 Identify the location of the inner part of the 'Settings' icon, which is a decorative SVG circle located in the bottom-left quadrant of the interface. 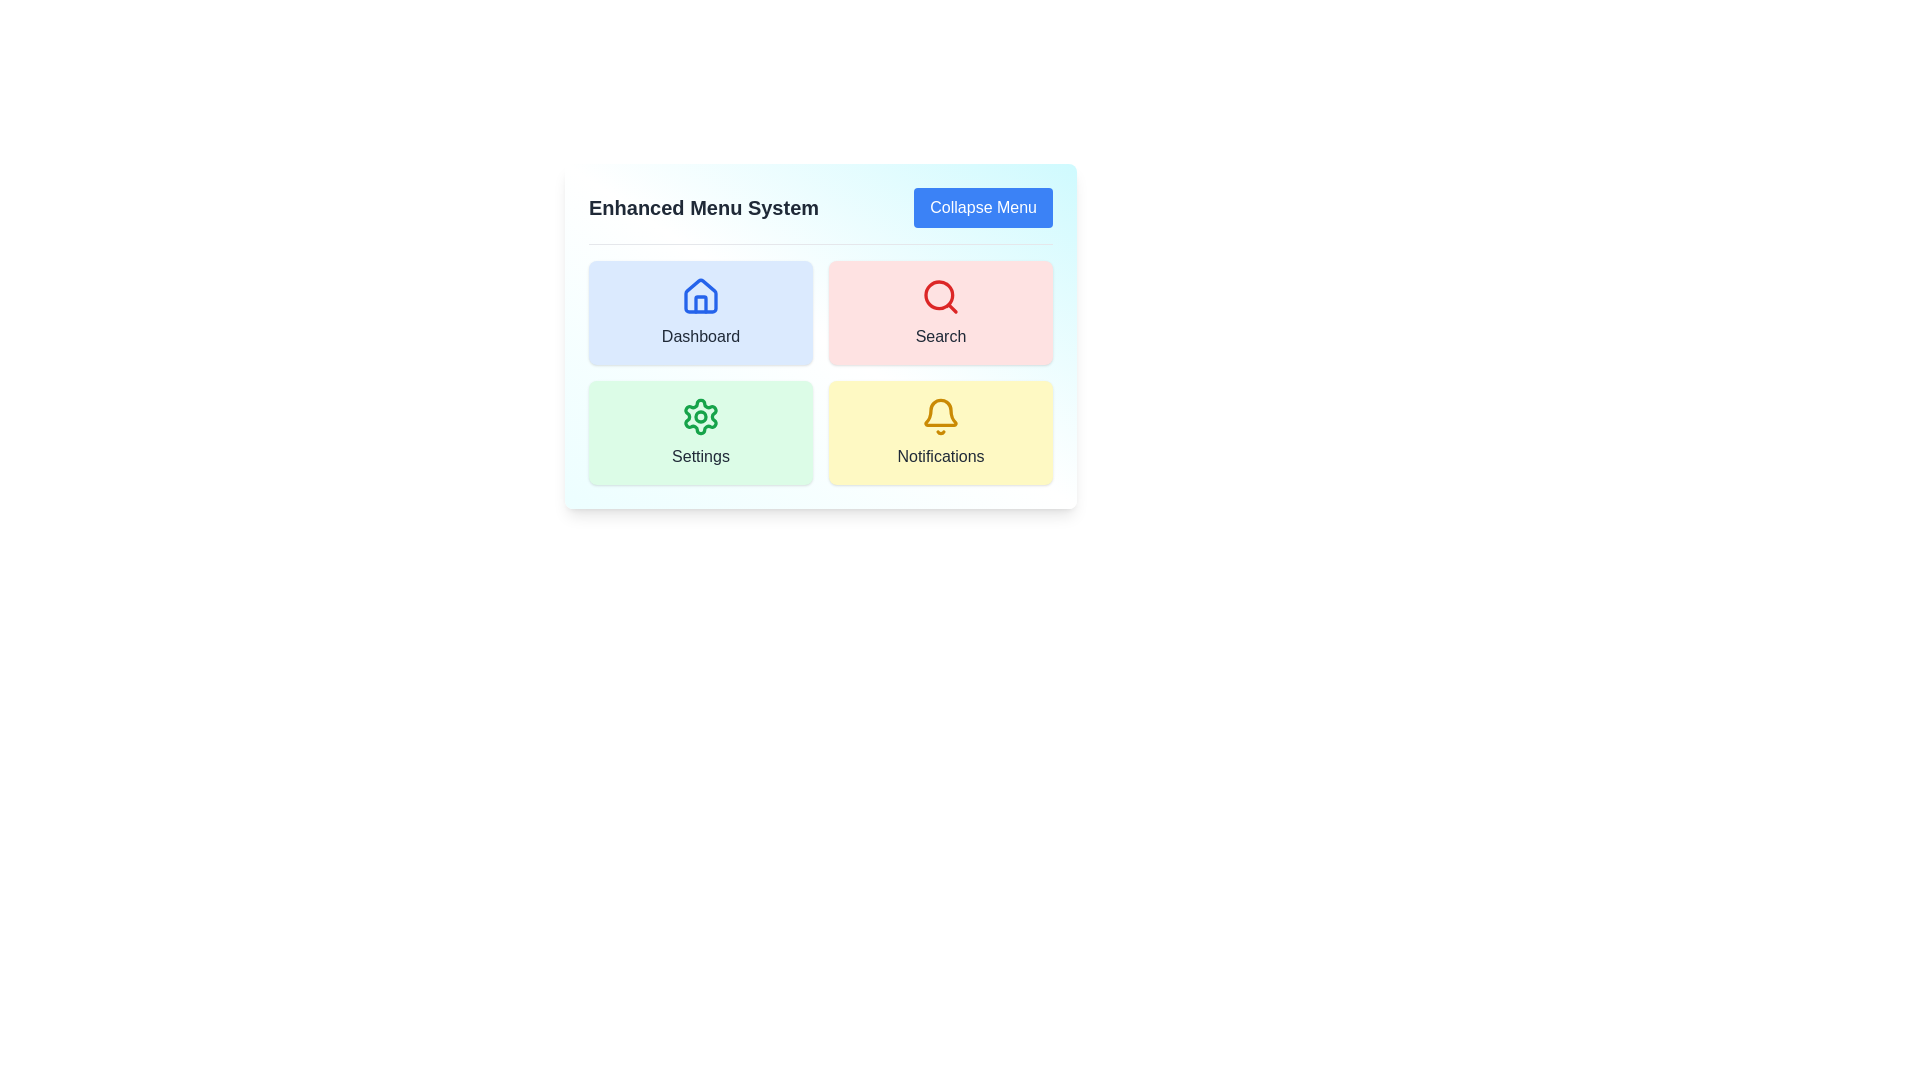
(700, 415).